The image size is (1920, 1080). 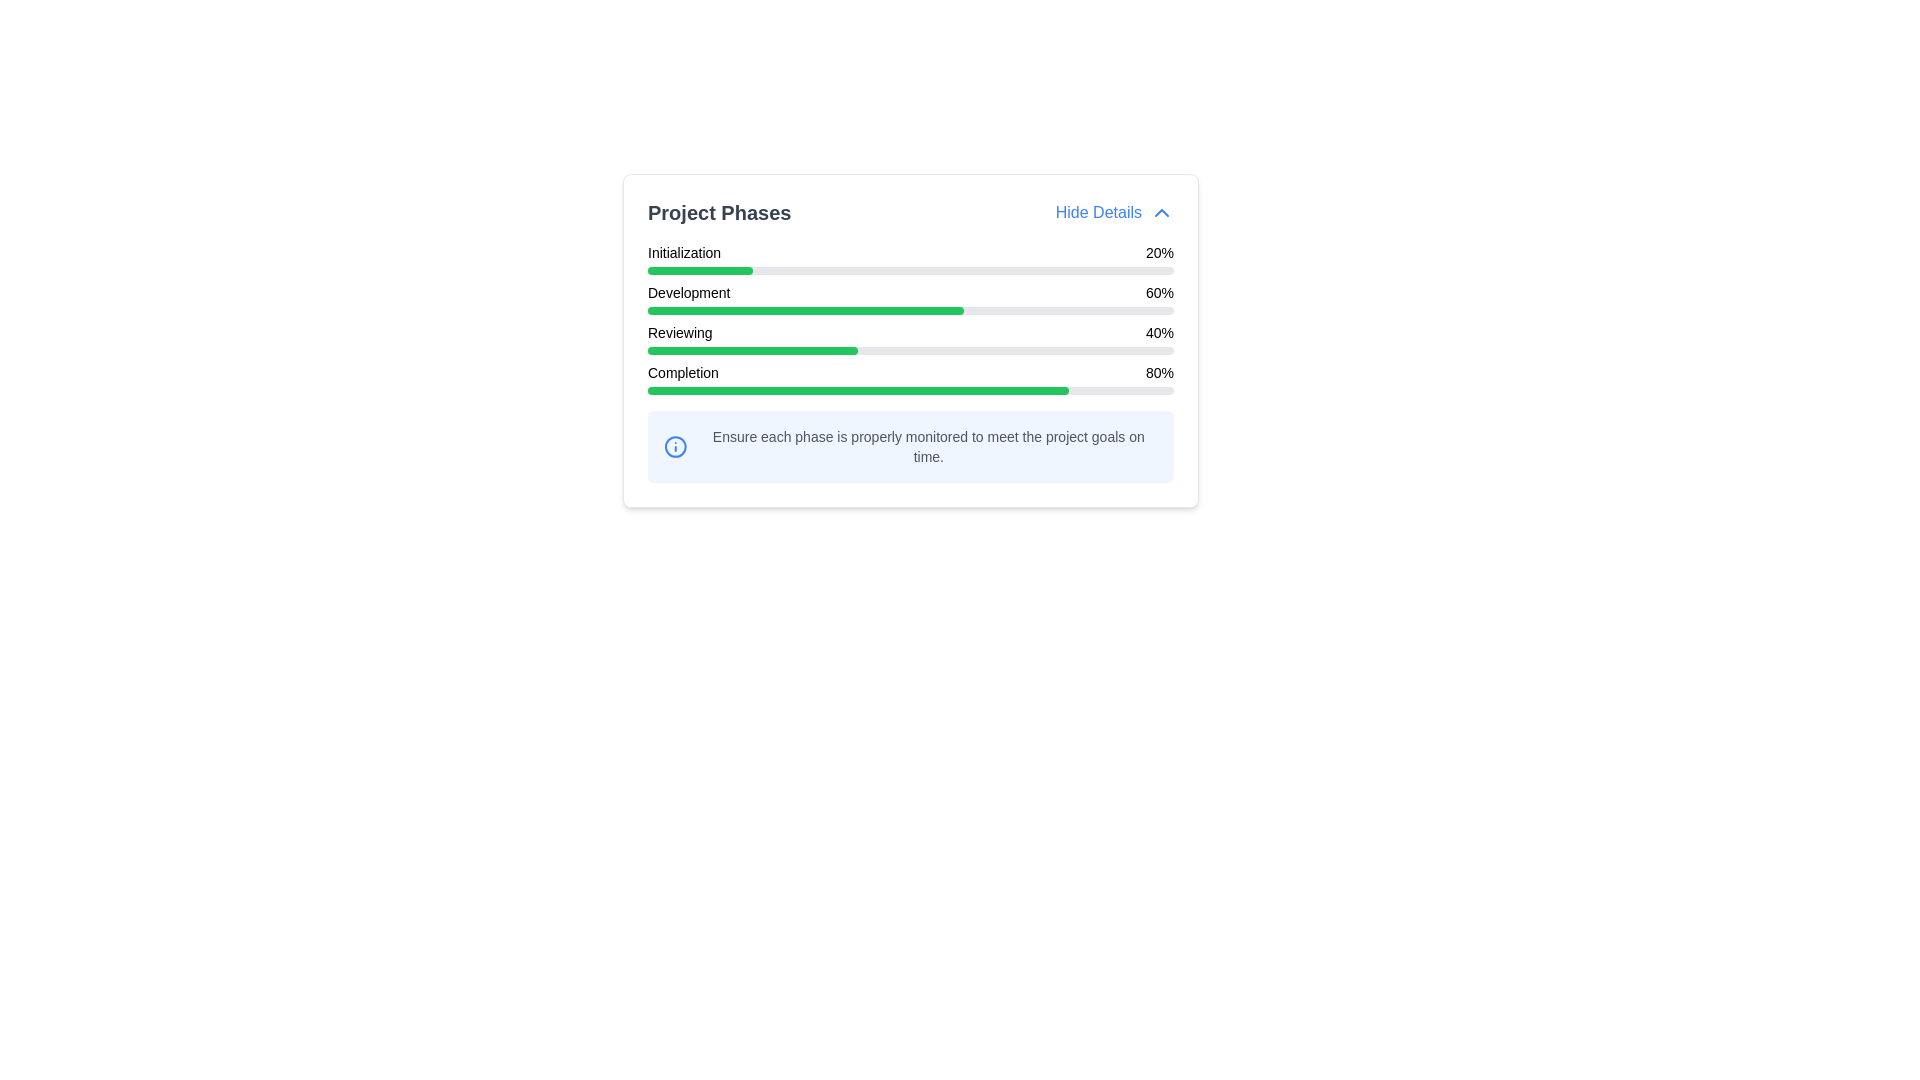 I want to click on the informational banner with a blue info icon and gray text that advises on project monitoring, located centrally below the progress bars, so click(x=910, y=446).